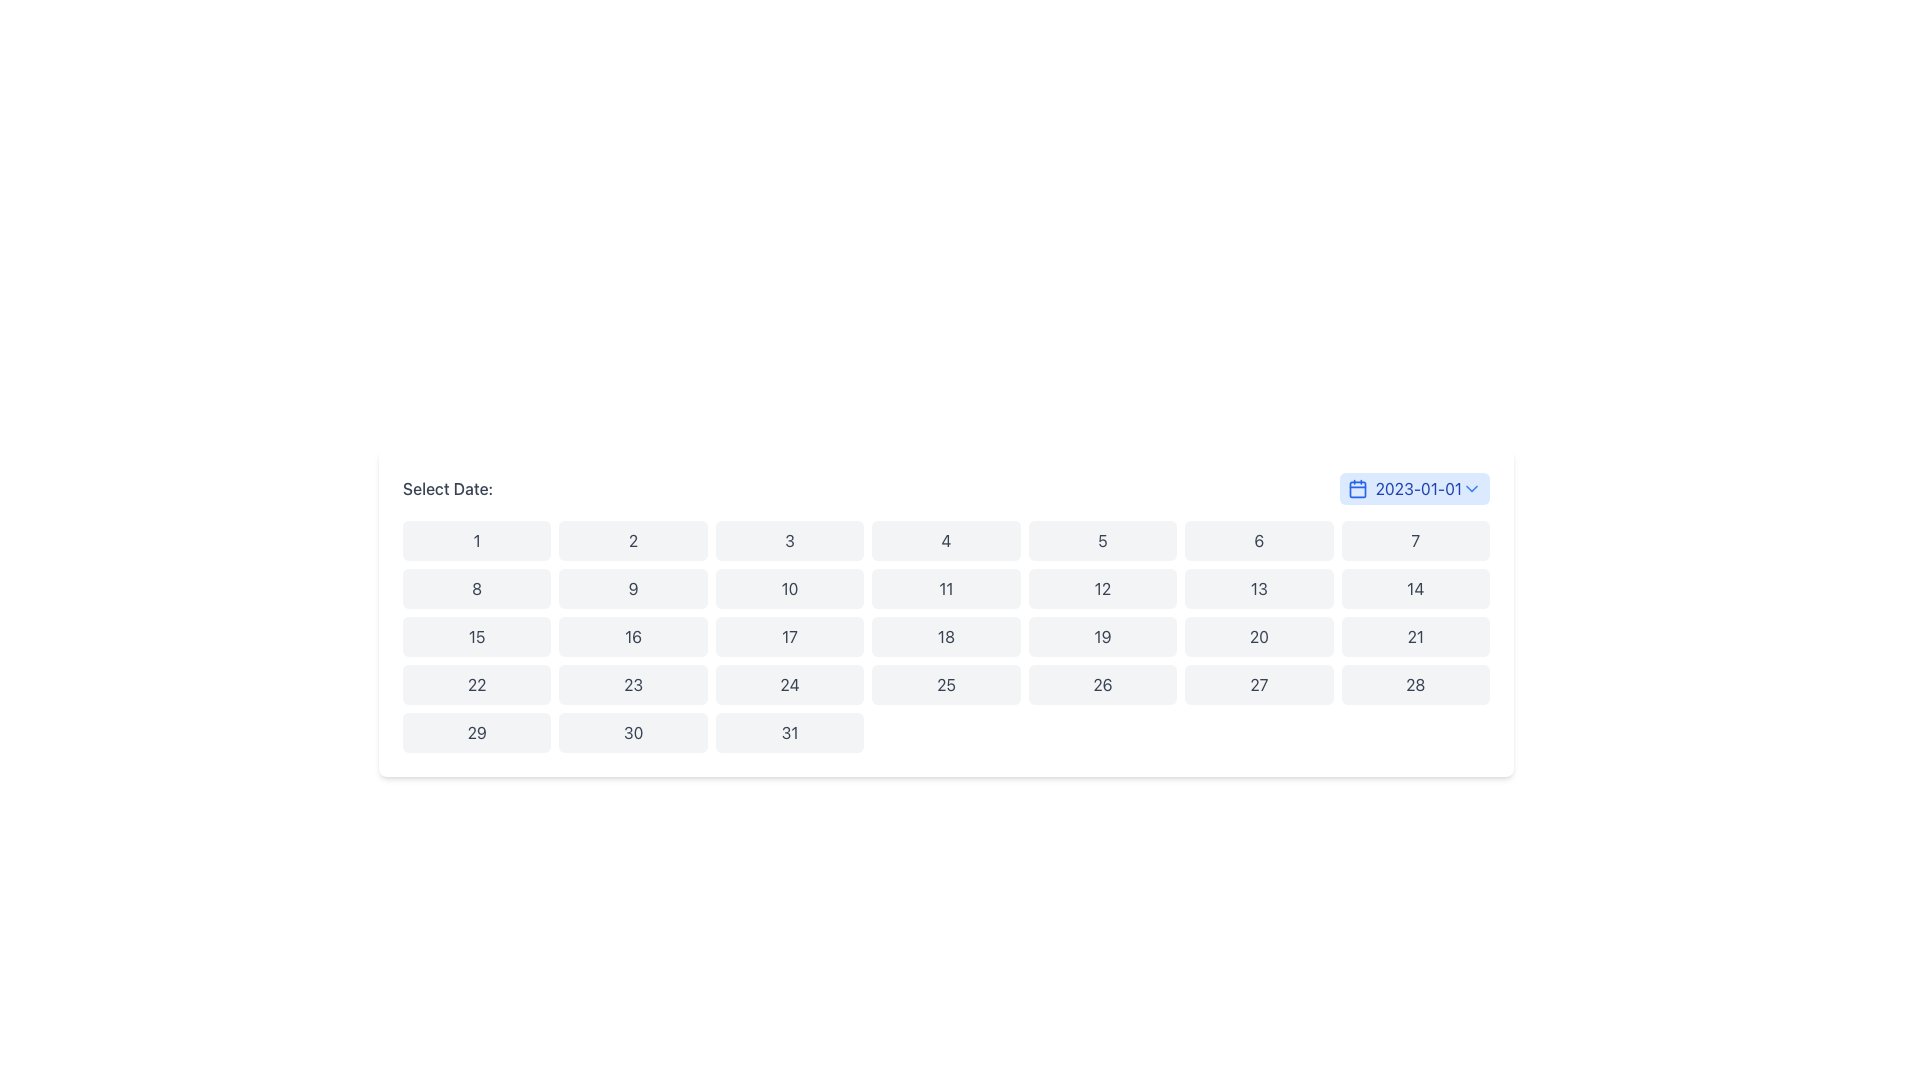  What do you see at coordinates (945, 636) in the screenshot?
I see `the button representing the 18th day in the calendar interface to enable keyboard navigation` at bounding box center [945, 636].